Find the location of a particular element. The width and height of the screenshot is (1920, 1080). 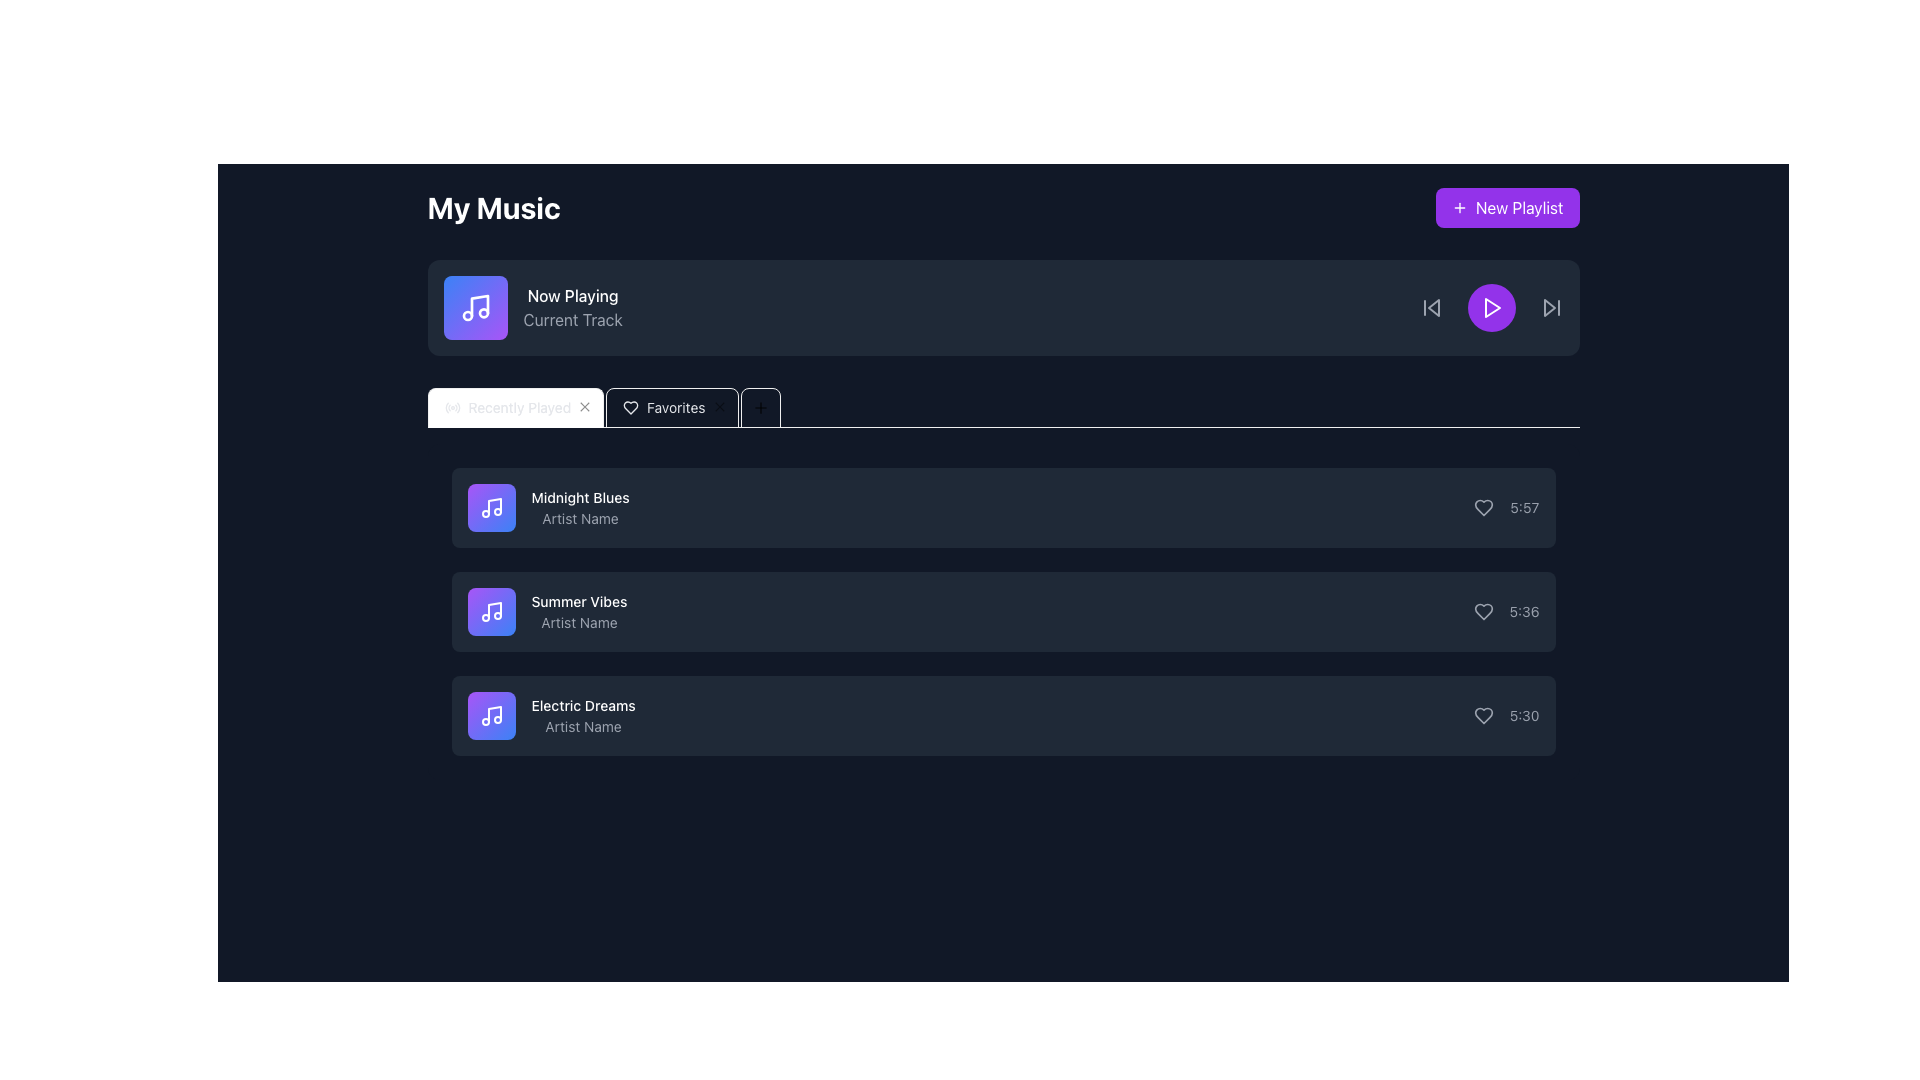

the heart icon located at the far right of the 'Electric Dreams' list item is located at coordinates (1483, 715).